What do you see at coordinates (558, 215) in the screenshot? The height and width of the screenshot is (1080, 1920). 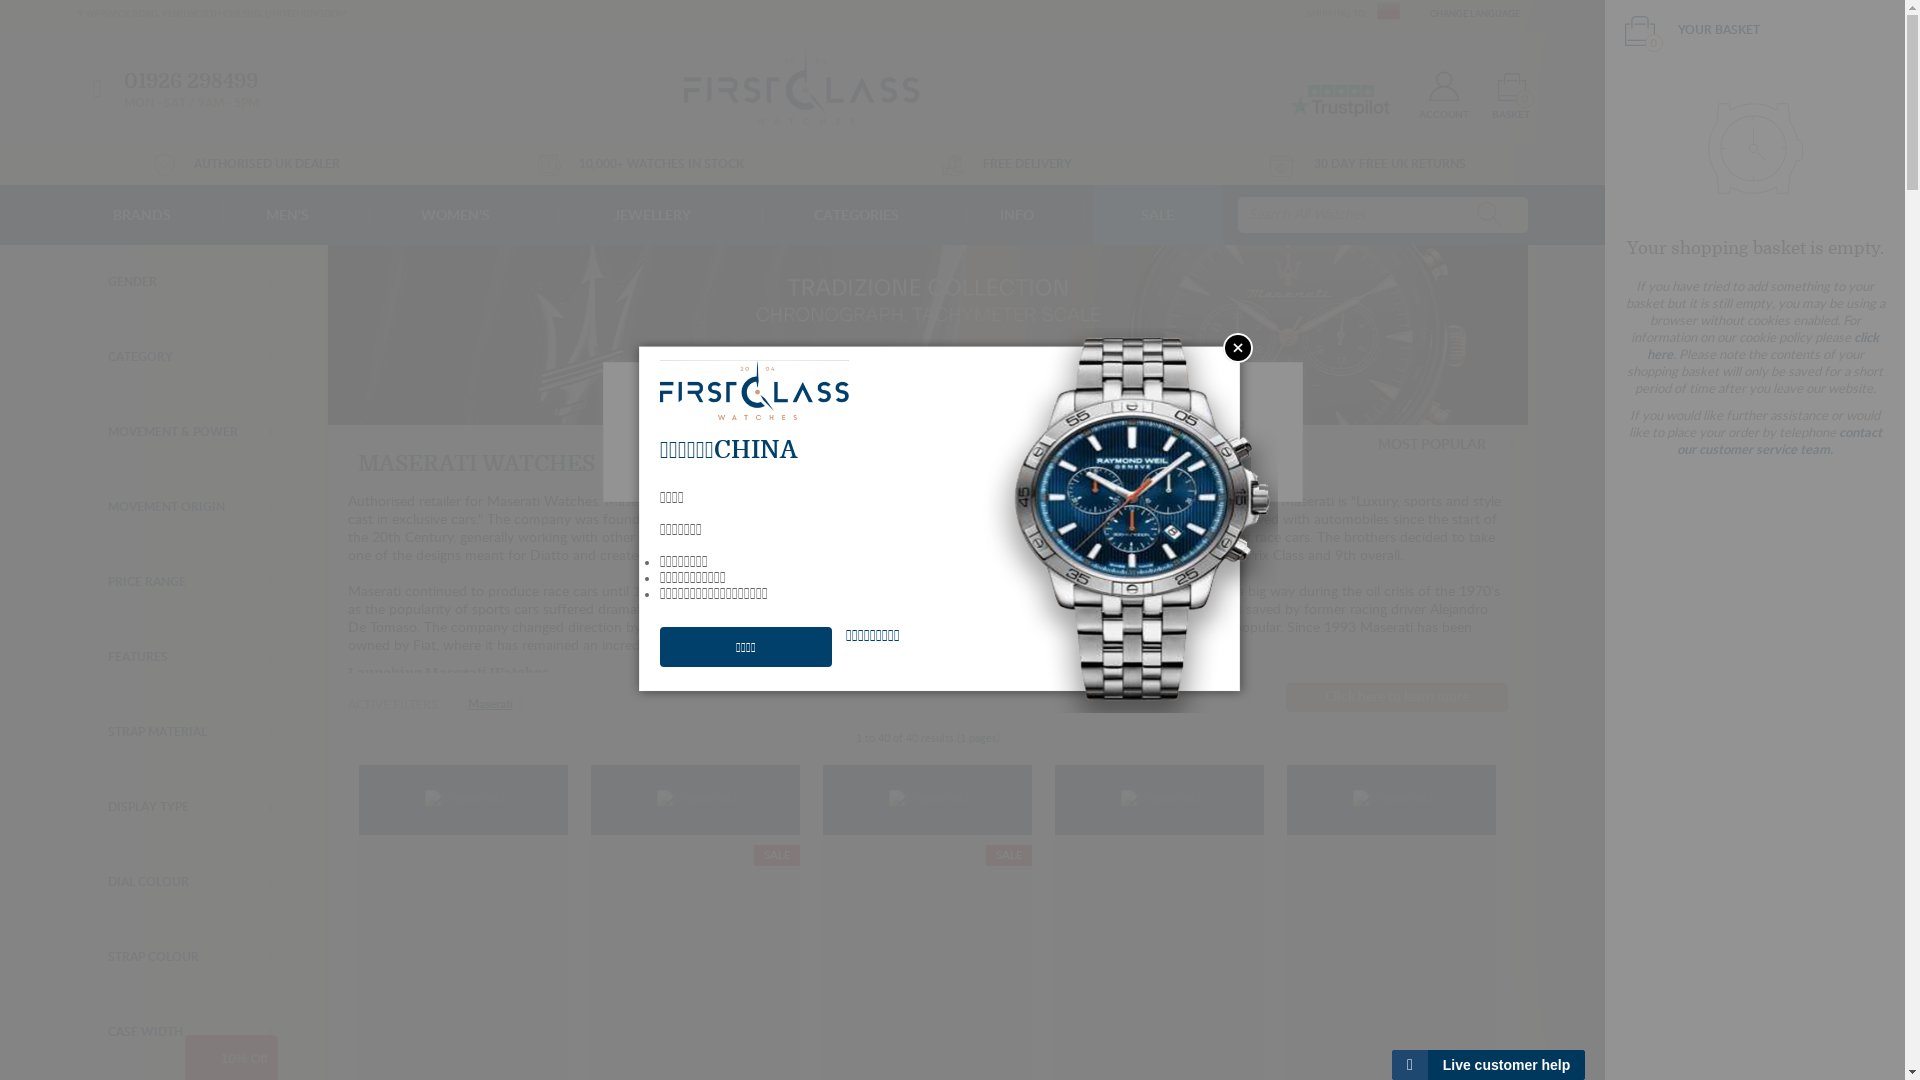 I see `'JEWELLERY'` at bounding box center [558, 215].